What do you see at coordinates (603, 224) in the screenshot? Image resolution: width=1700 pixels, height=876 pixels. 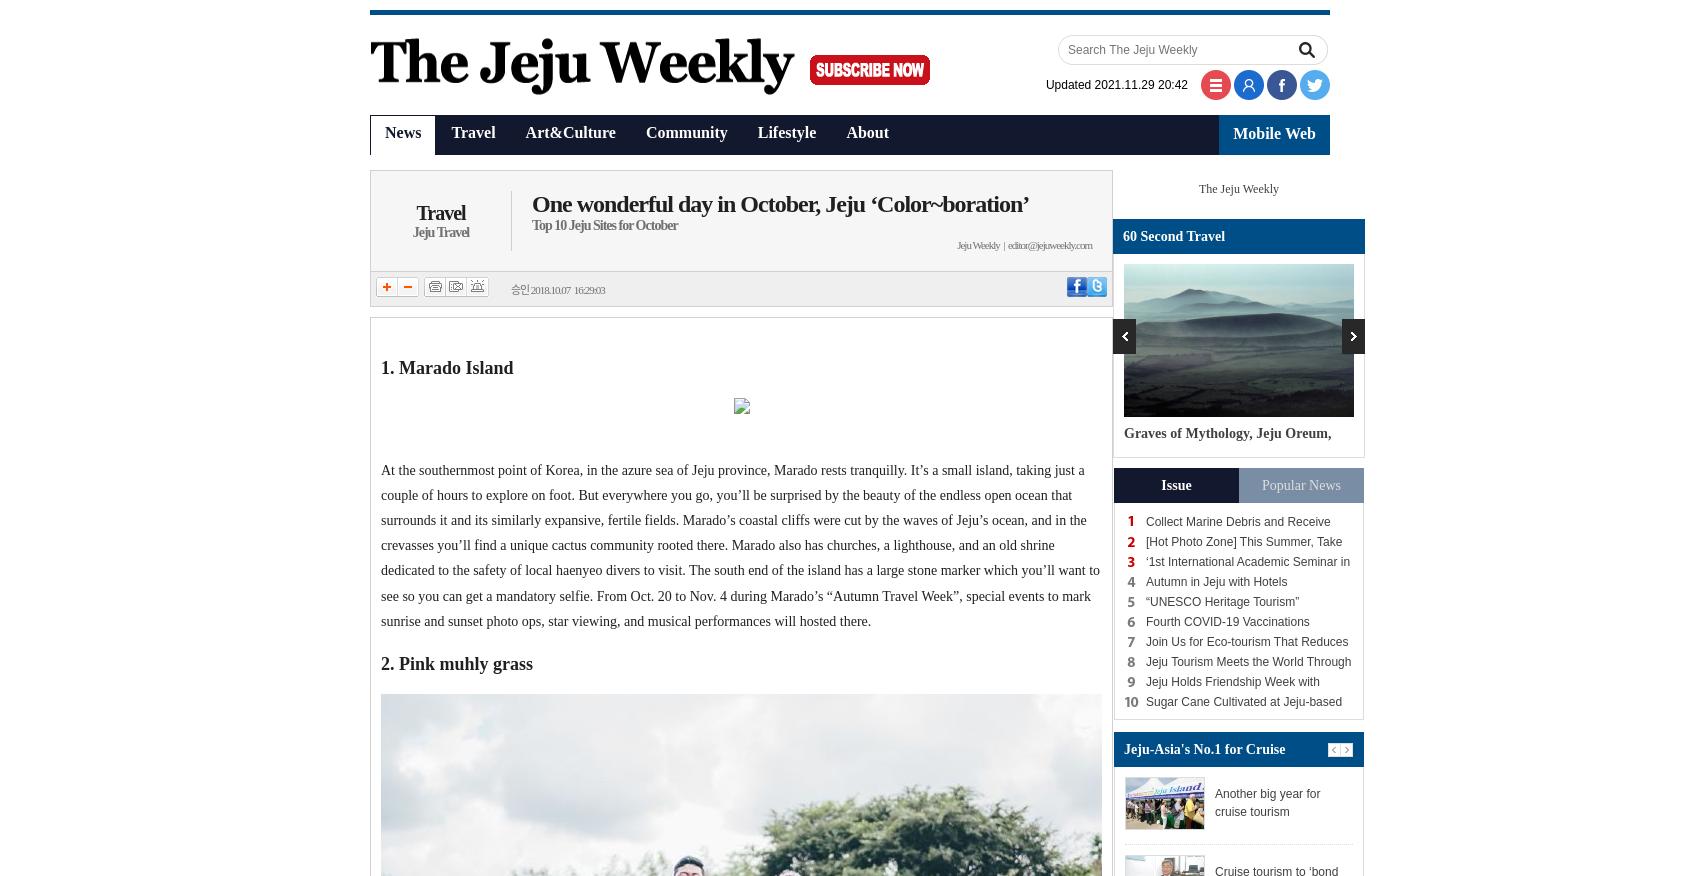 I see `'Top 10 Jeju Sites for October'` at bounding box center [603, 224].